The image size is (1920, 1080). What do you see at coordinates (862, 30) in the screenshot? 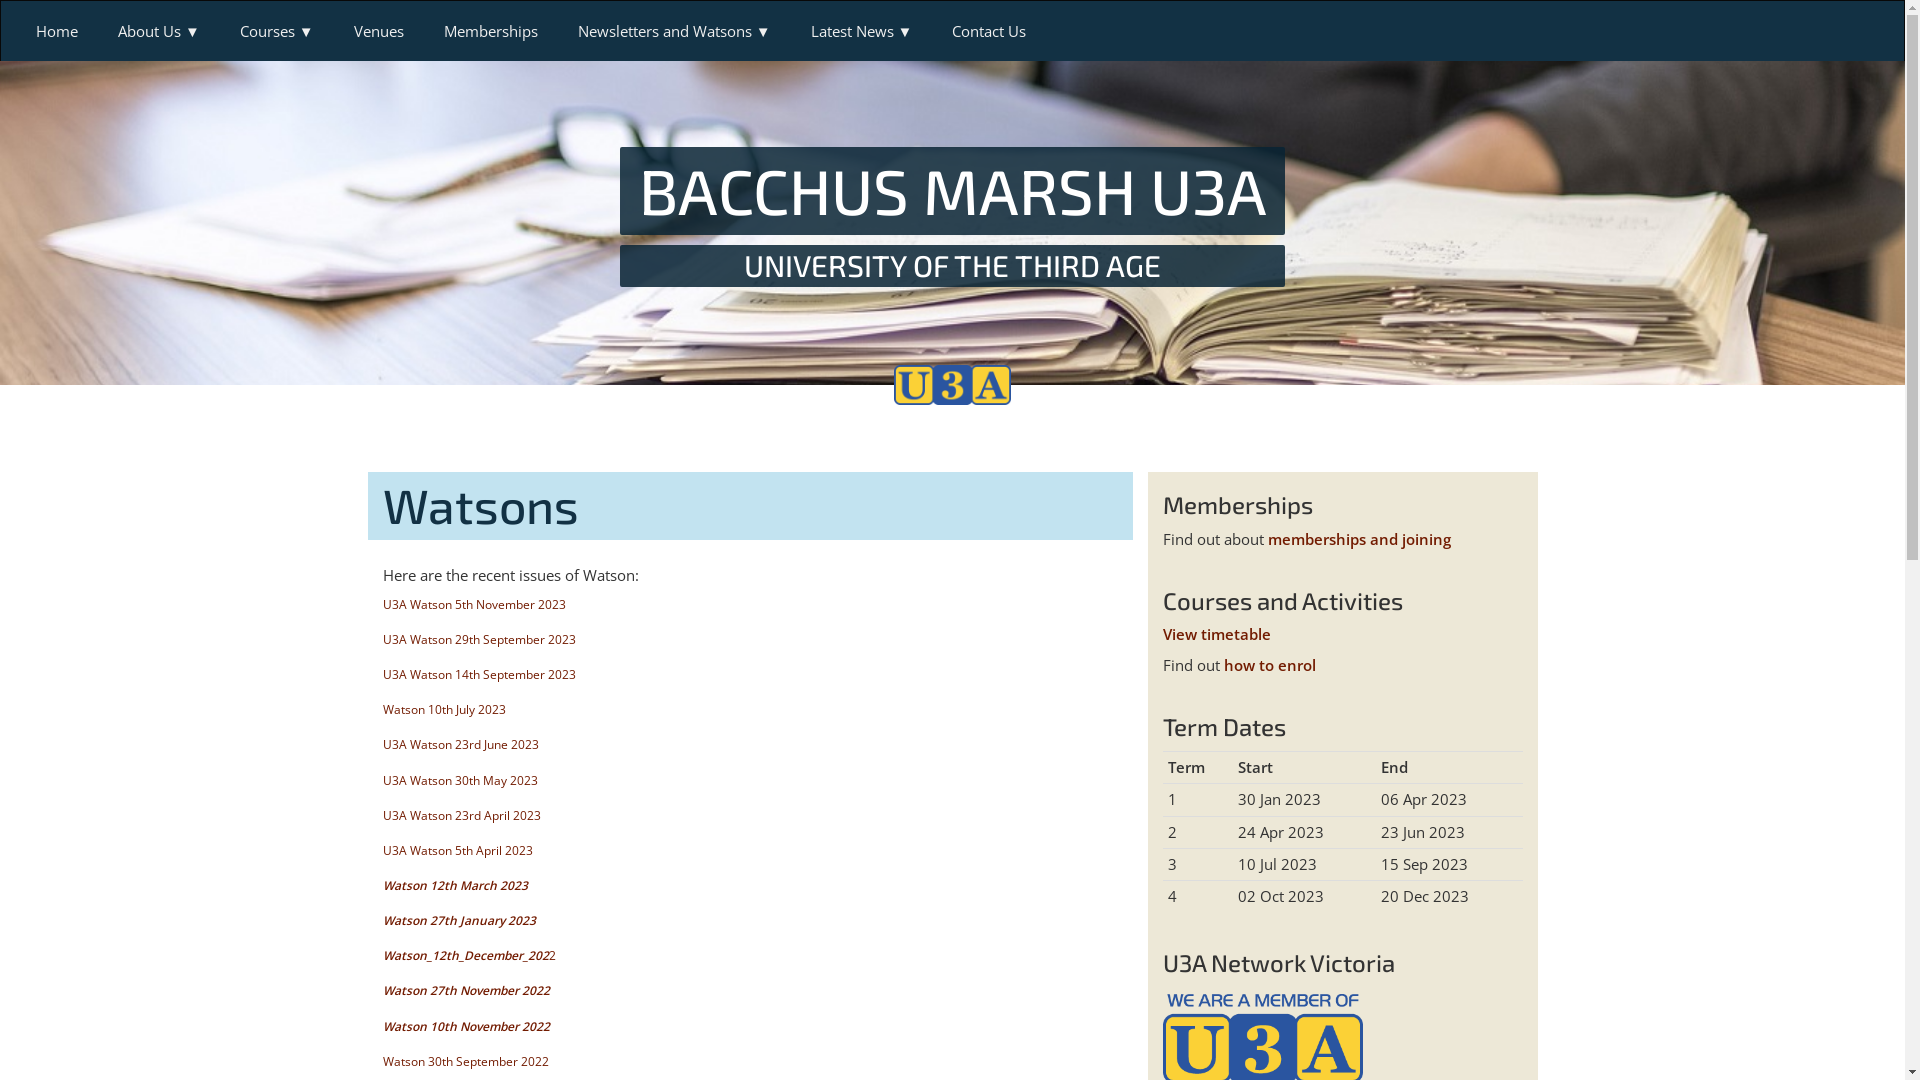
I see `'Latest News'` at bounding box center [862, 30].